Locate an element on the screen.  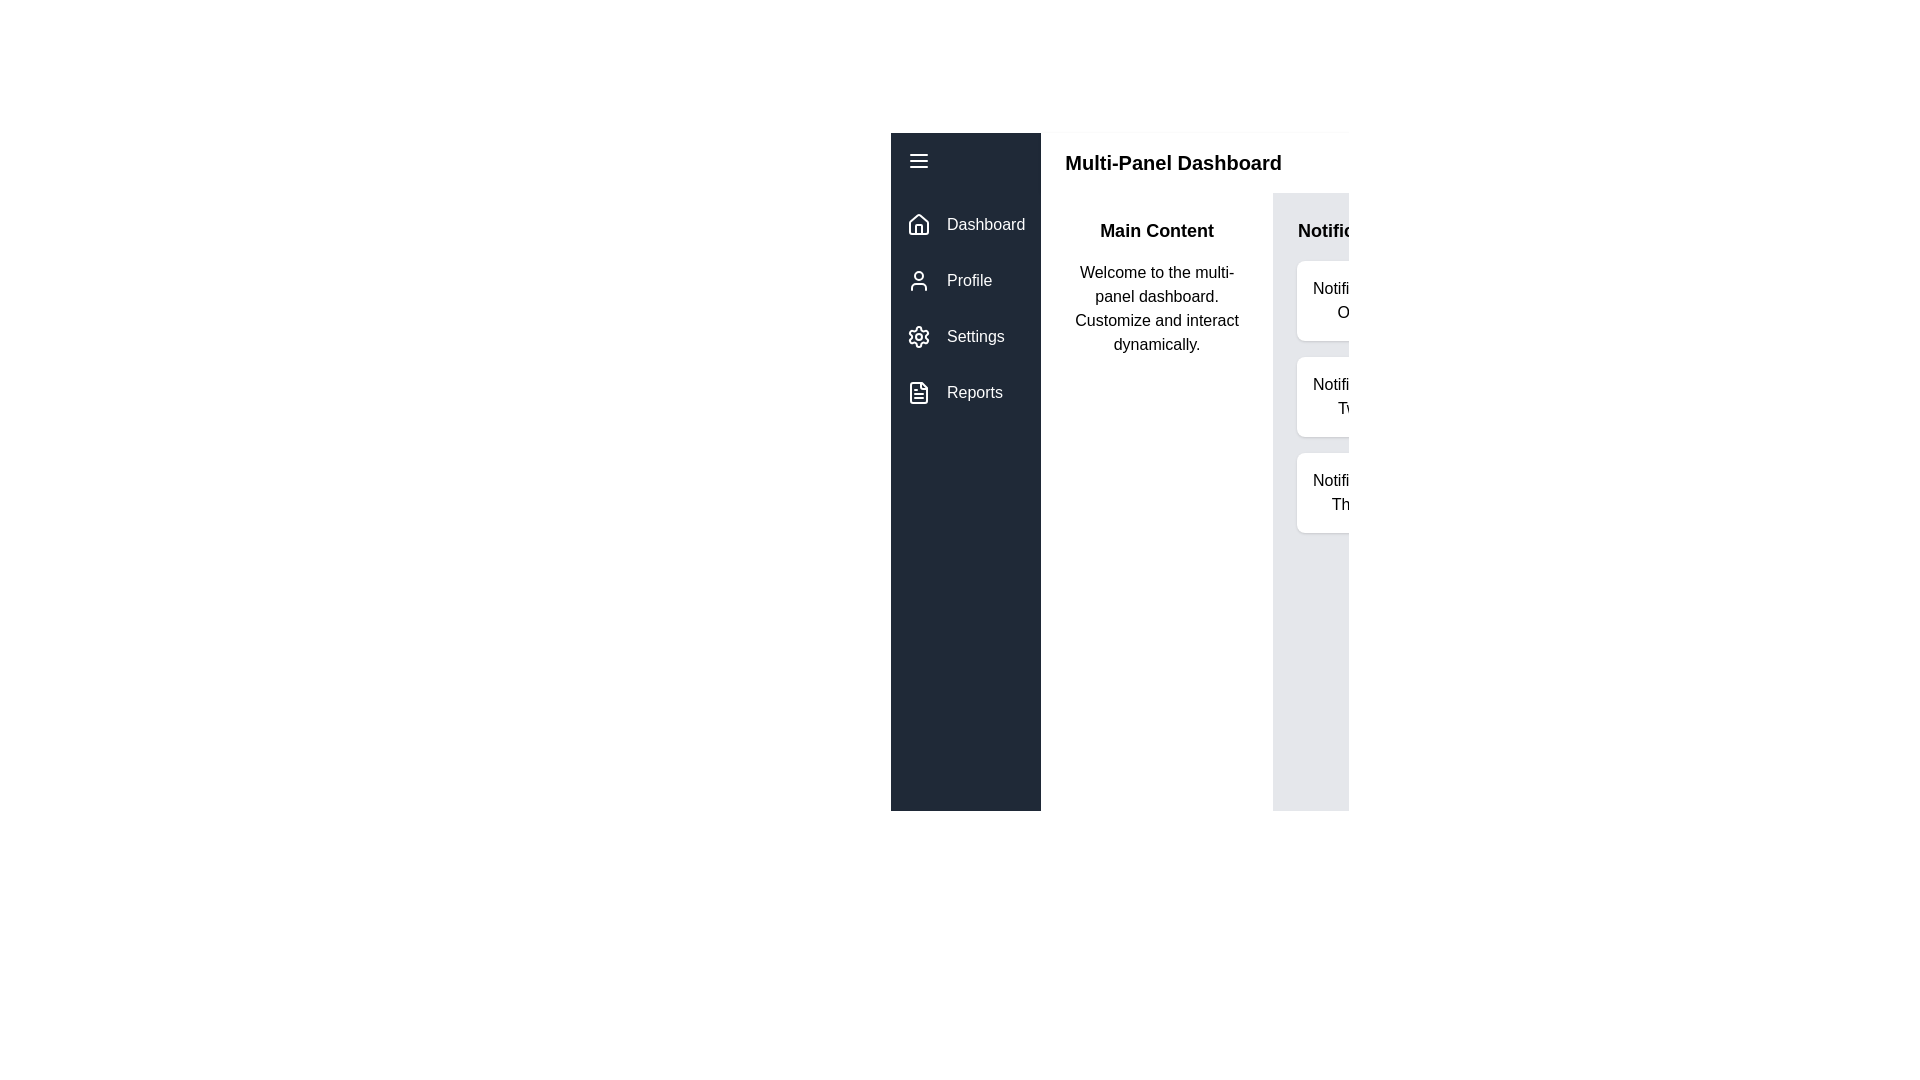
the Header element at the top of the dashboard interface, which indicates the current section being displayed is located at coordinates (1235, 161).